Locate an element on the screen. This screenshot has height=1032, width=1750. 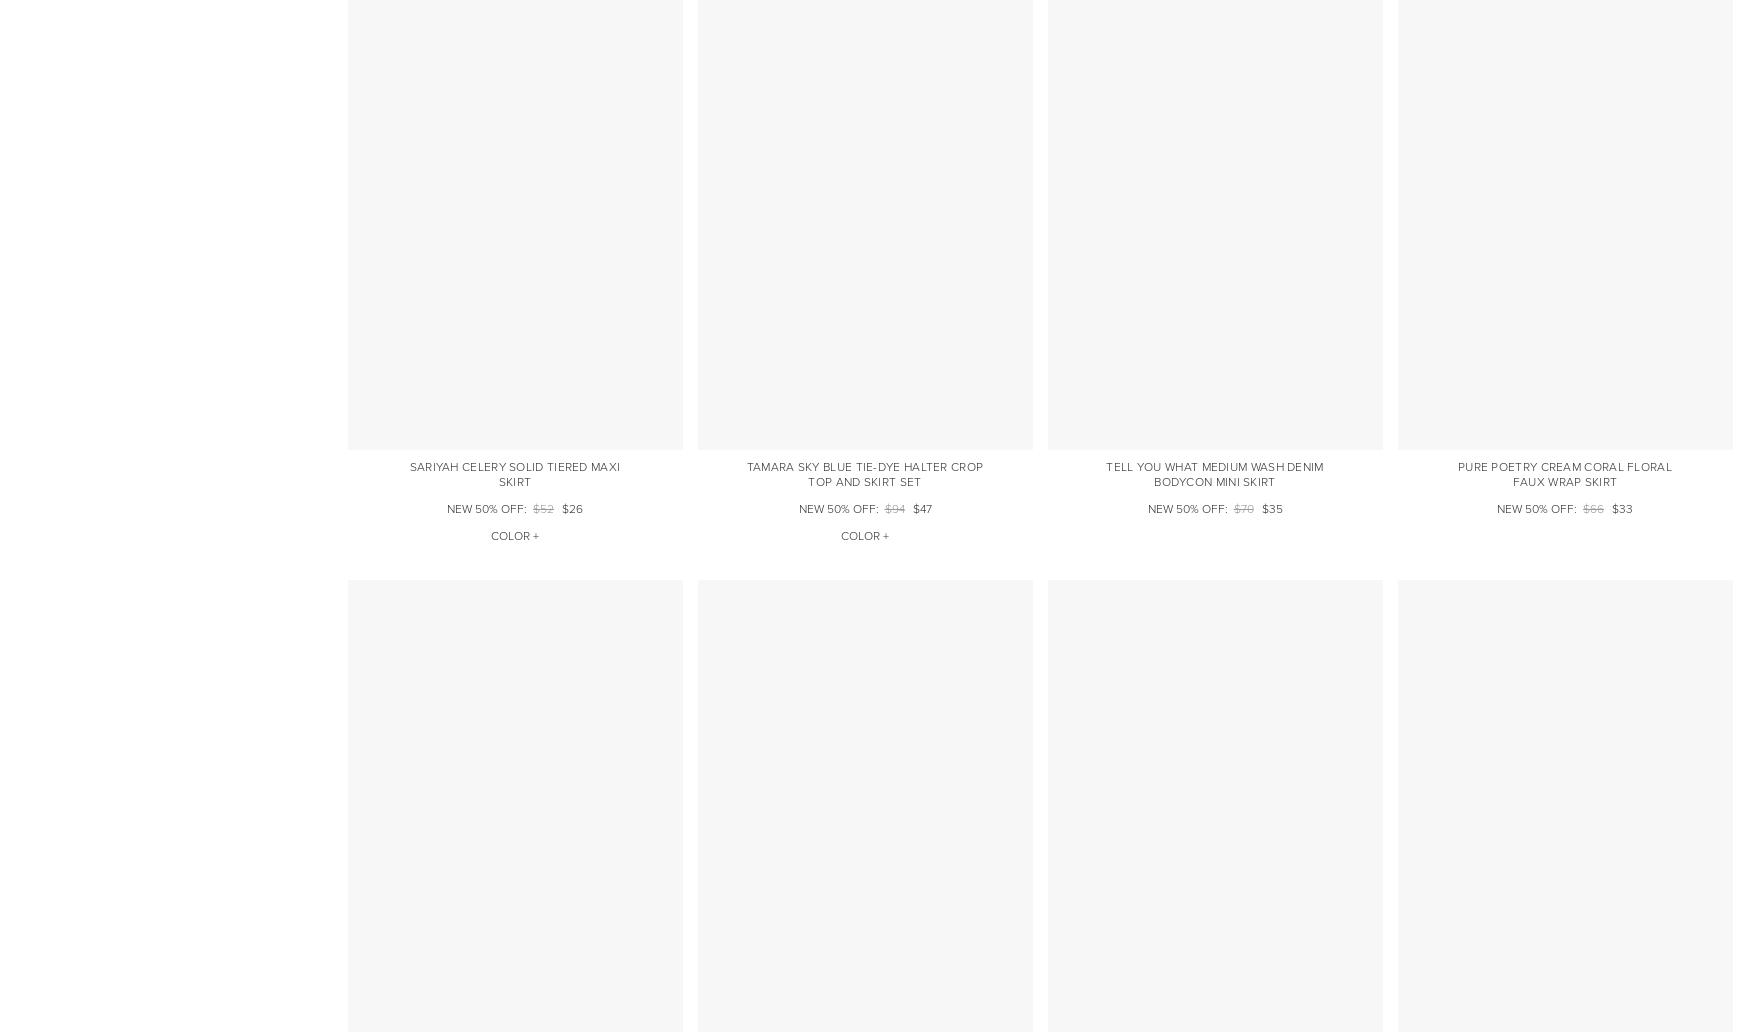
'$70' is located at coordinates (1233, 507).